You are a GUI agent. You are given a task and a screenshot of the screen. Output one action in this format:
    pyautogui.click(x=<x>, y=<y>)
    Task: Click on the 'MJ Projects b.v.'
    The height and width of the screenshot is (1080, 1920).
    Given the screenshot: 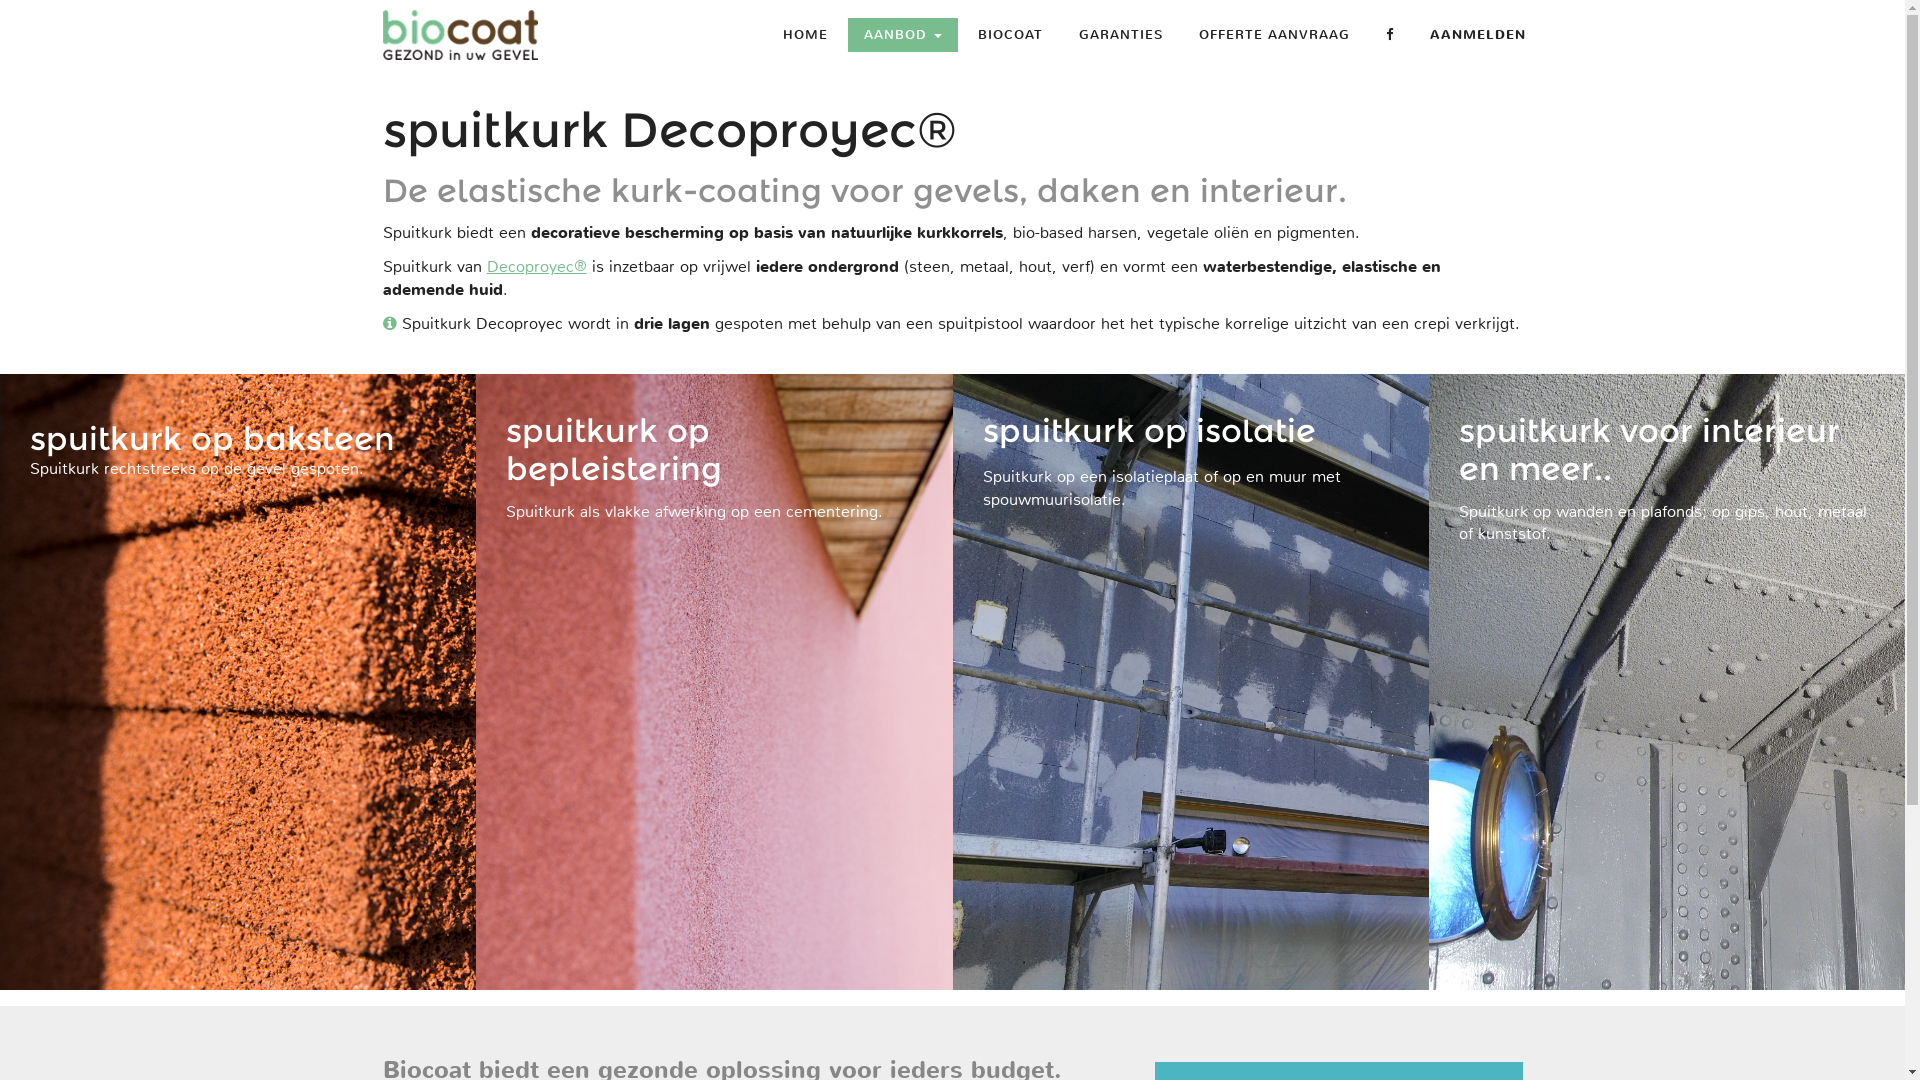 What is the action you would take?
    pyautogui.click(x=458, y=34)
    